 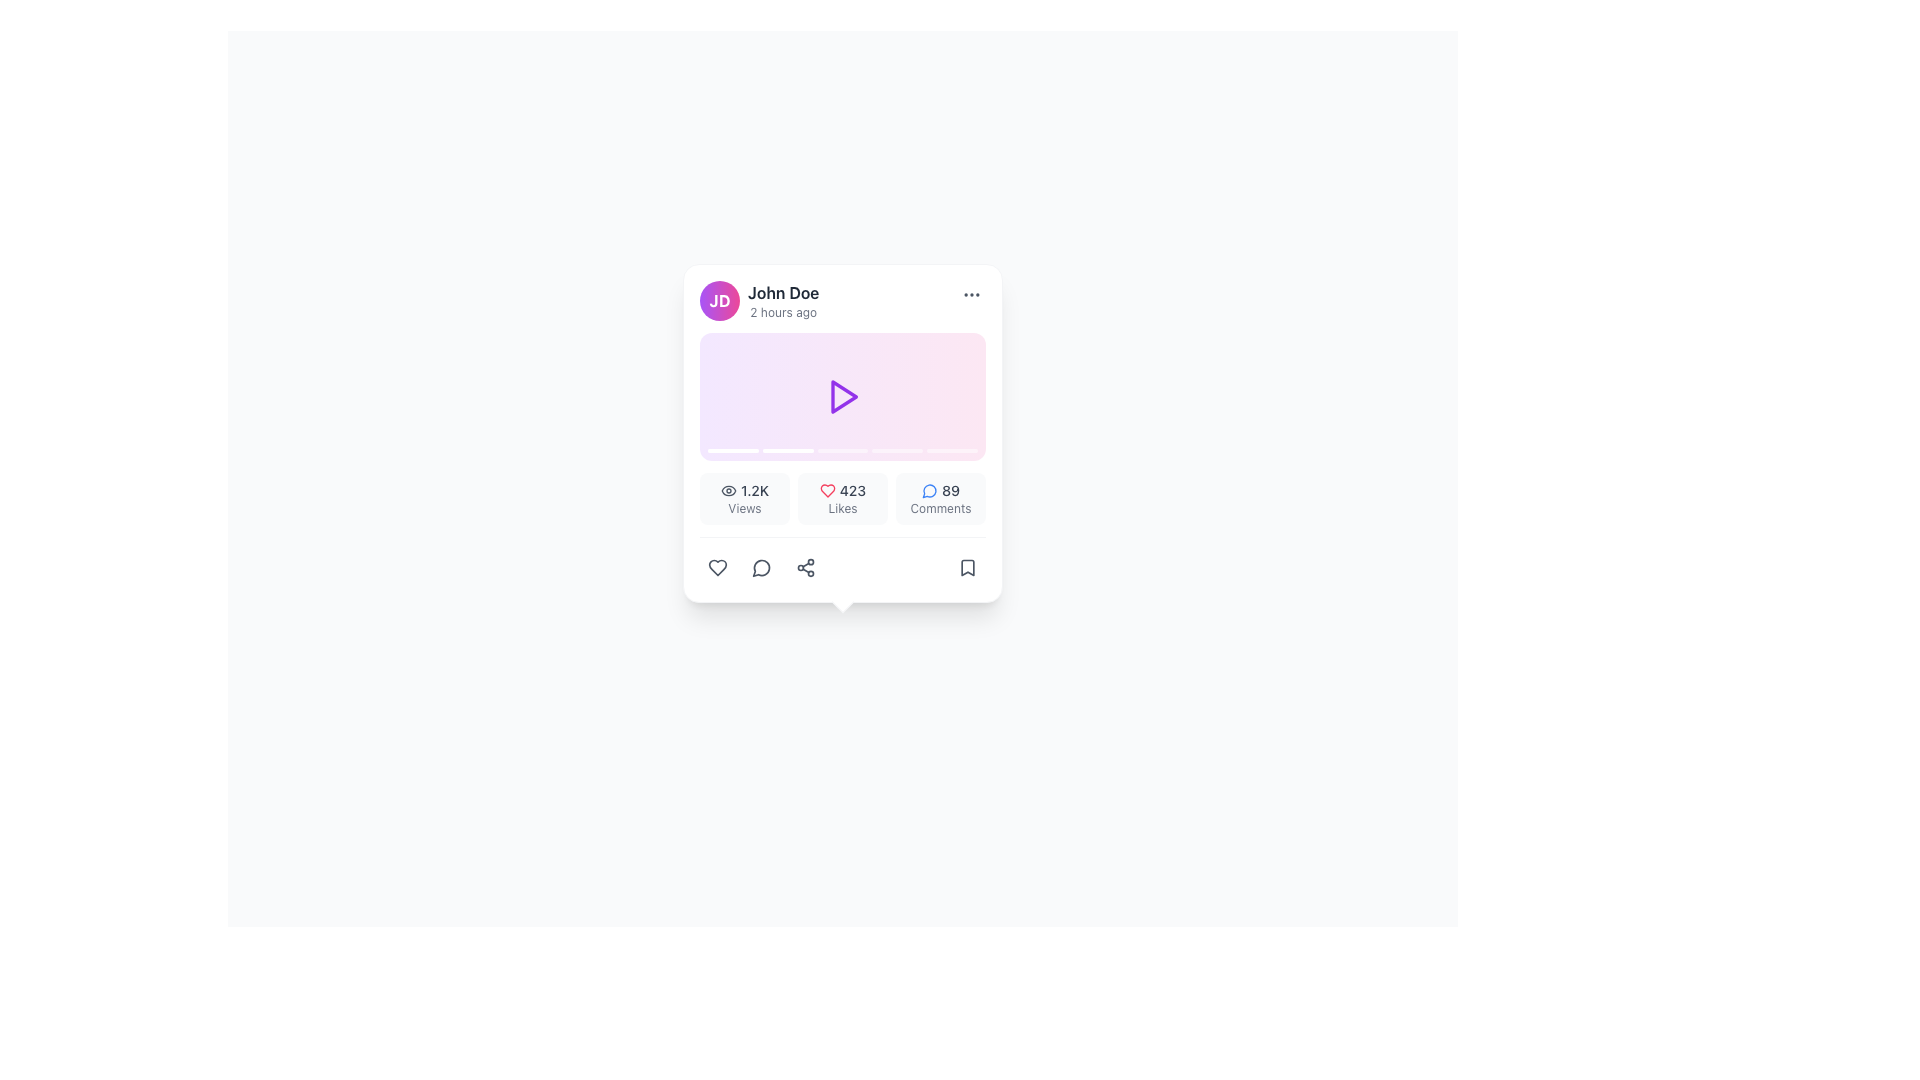 What do you see at coordinates (787, 451) in the screenshot?
I see `the second segment of the progress bar, which is a static visual segment indicating a portion of completion` at bounding box center [787, 451].